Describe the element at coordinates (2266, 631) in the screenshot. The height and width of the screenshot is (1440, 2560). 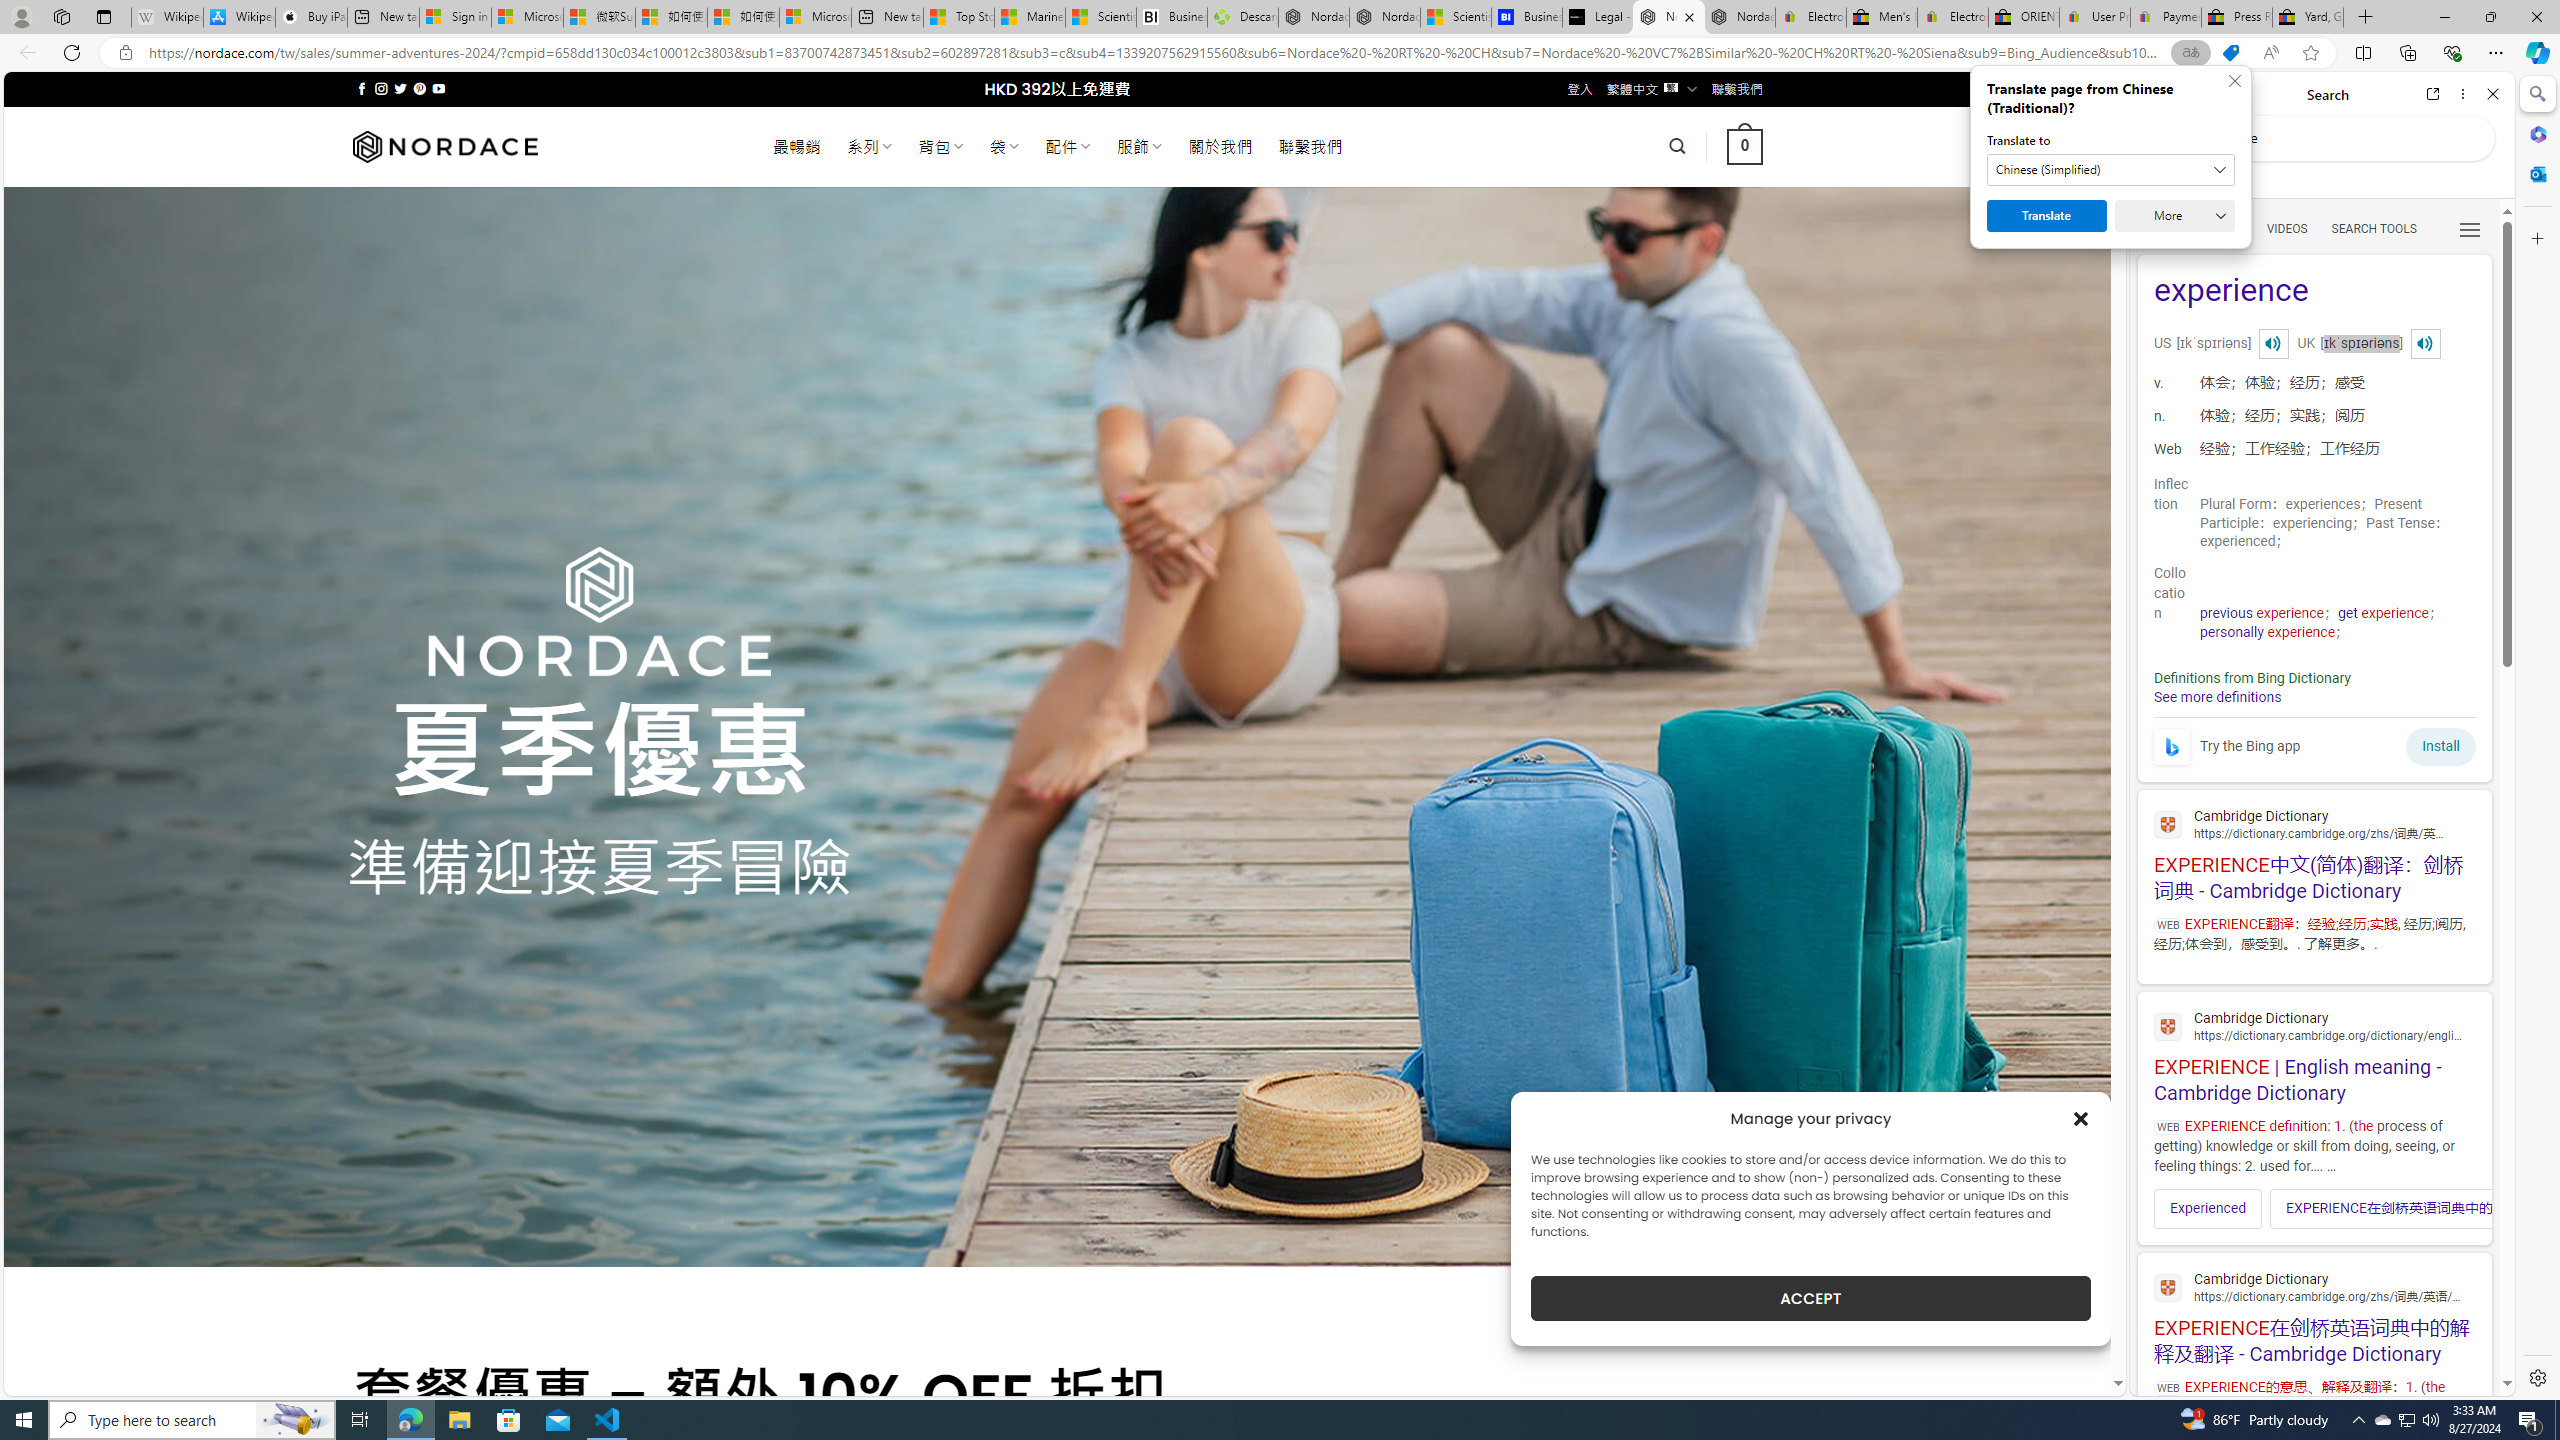
I see `'personally experience'` at that location.